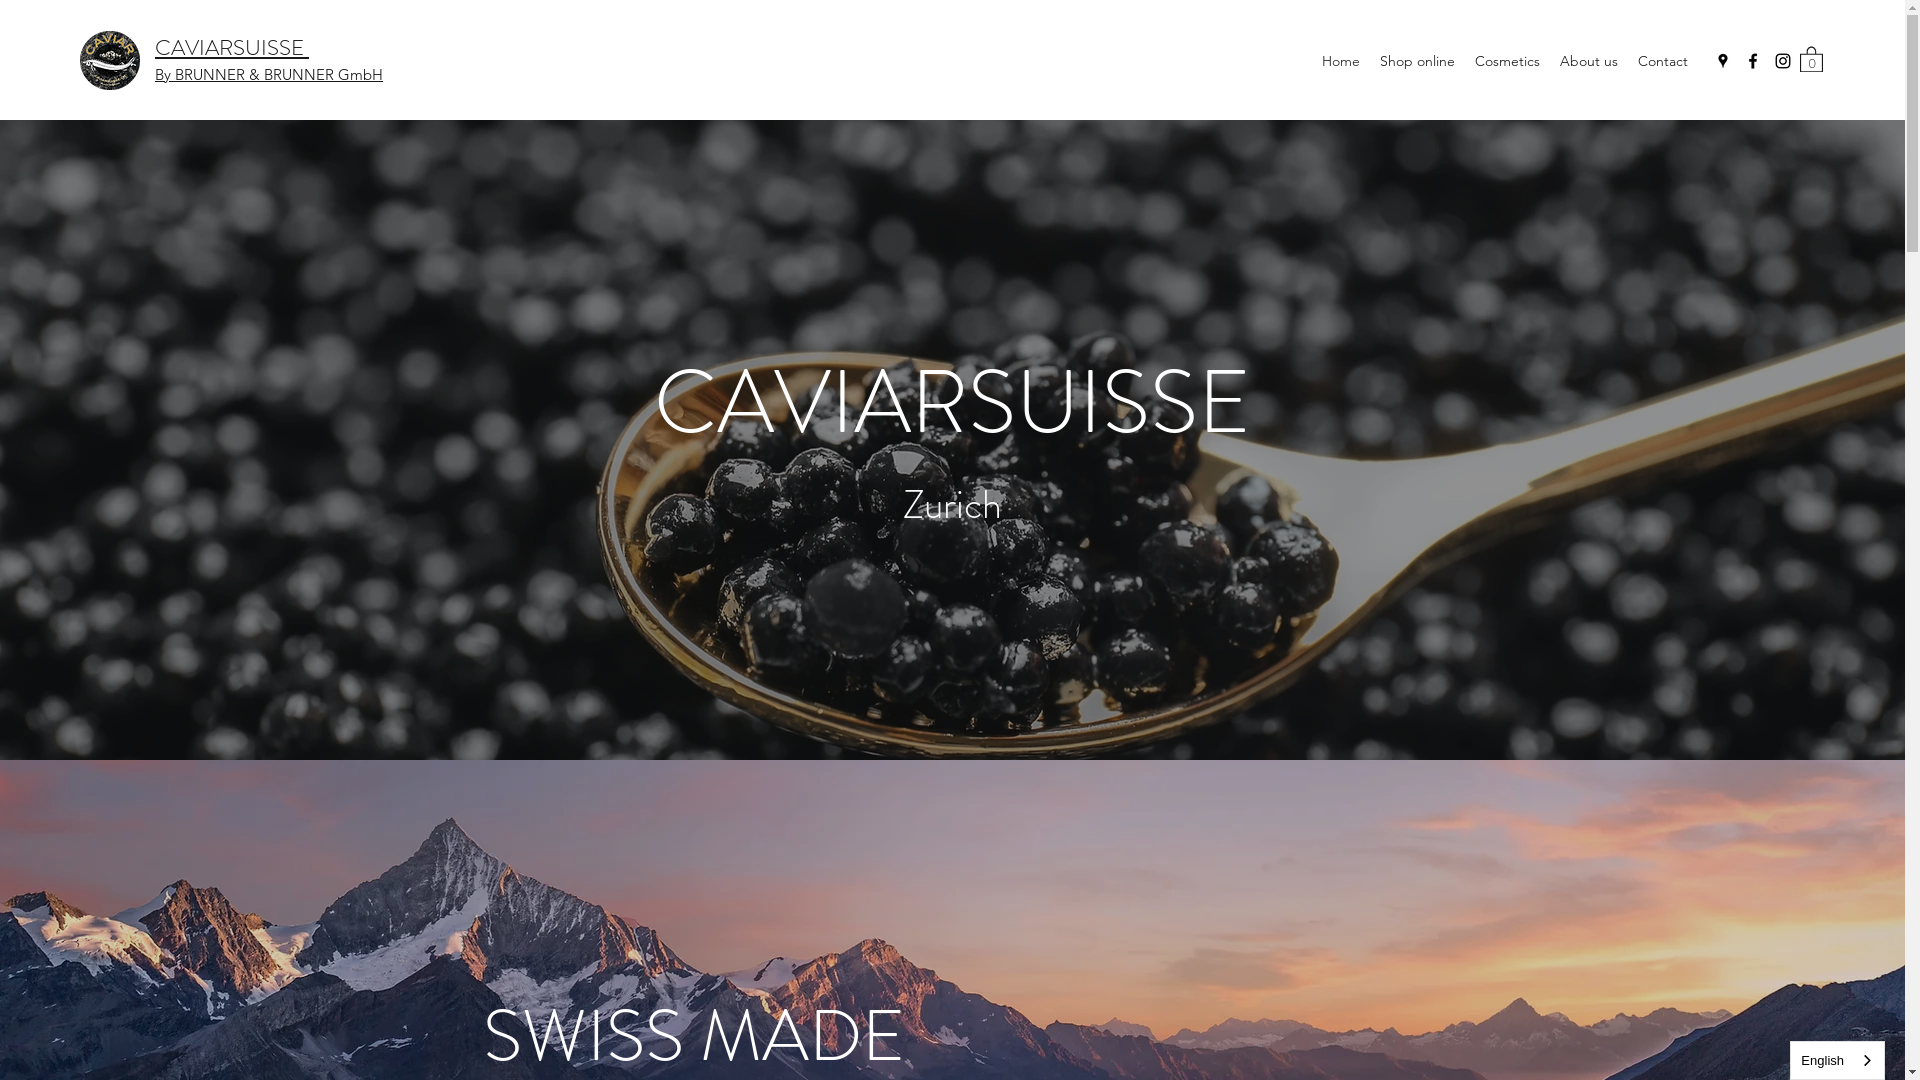 This screenshot has height=1080, width=1920. What do you see at coordinates (1340, 60) in the screenshot?
I see `'Home'` at bounding box center [1340, 60].